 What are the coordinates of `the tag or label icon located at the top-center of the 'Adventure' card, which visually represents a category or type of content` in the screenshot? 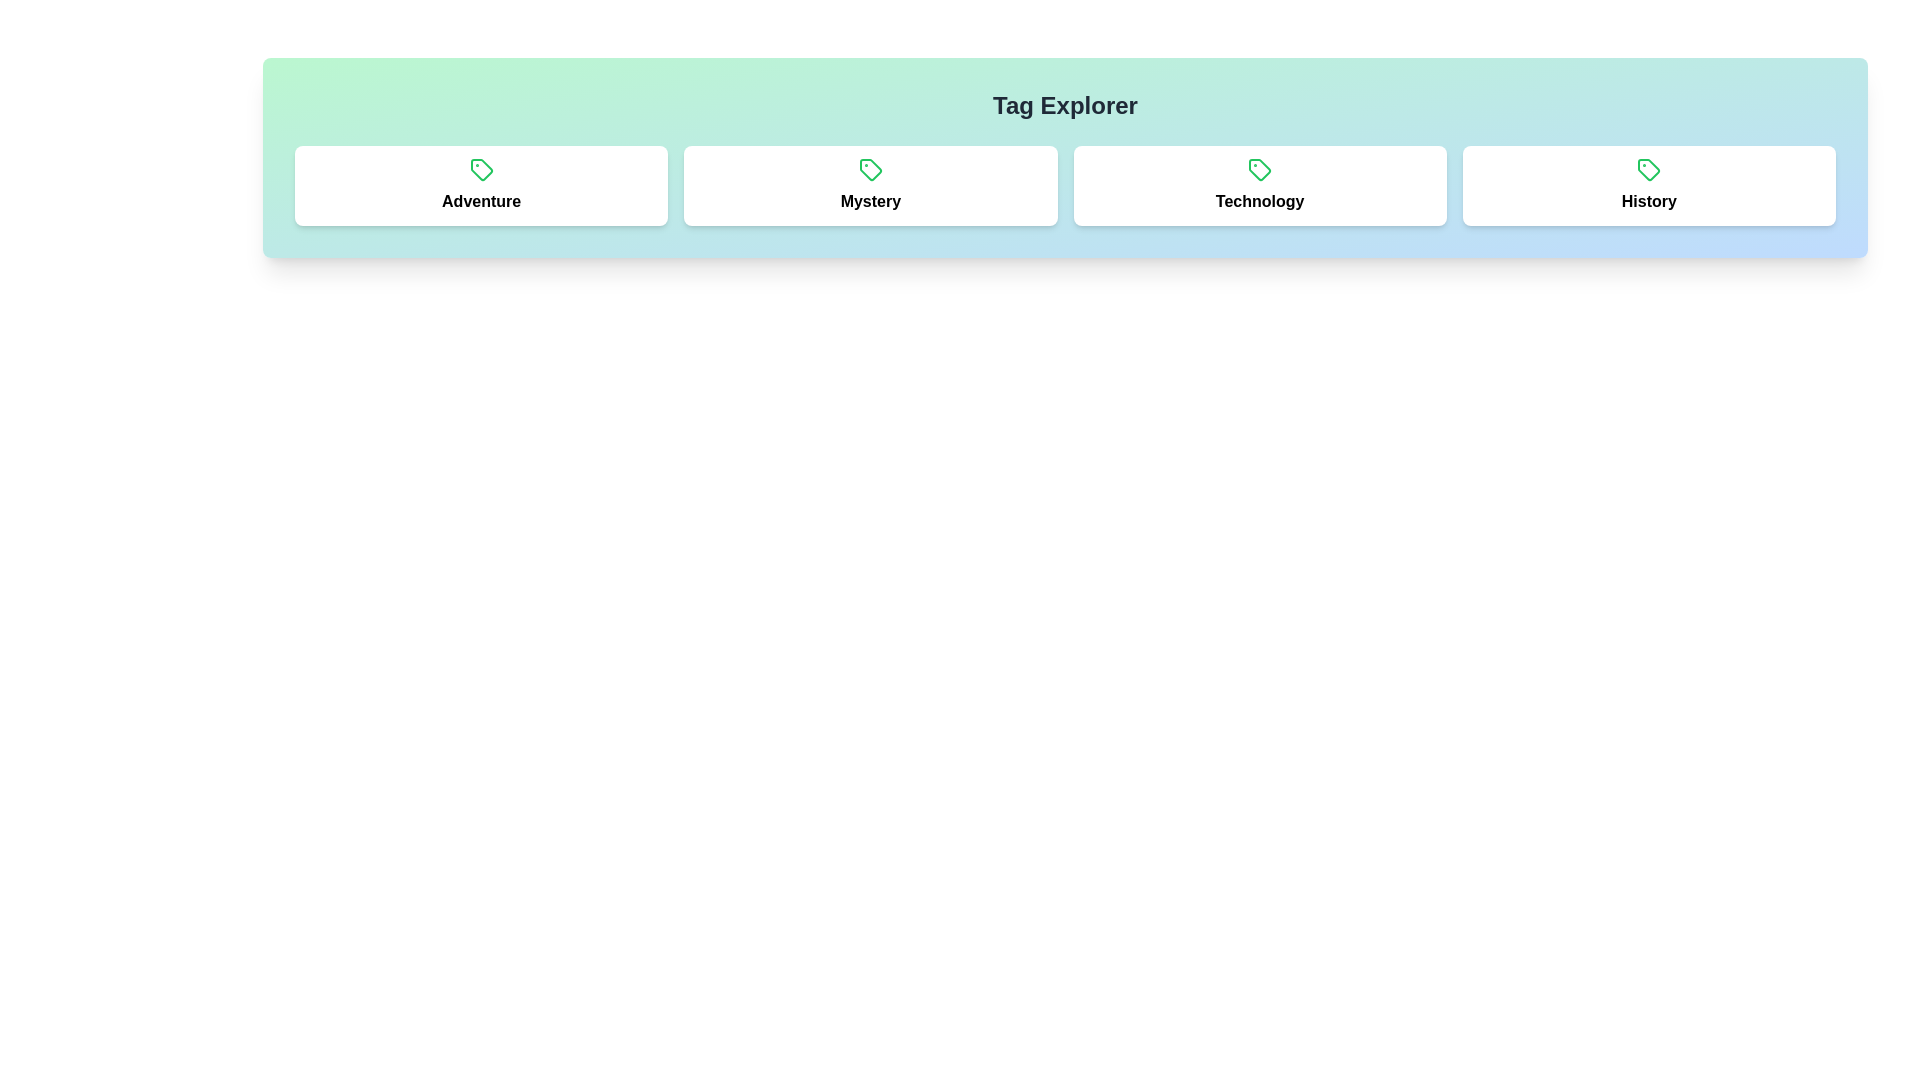 It's located at (481, 168).